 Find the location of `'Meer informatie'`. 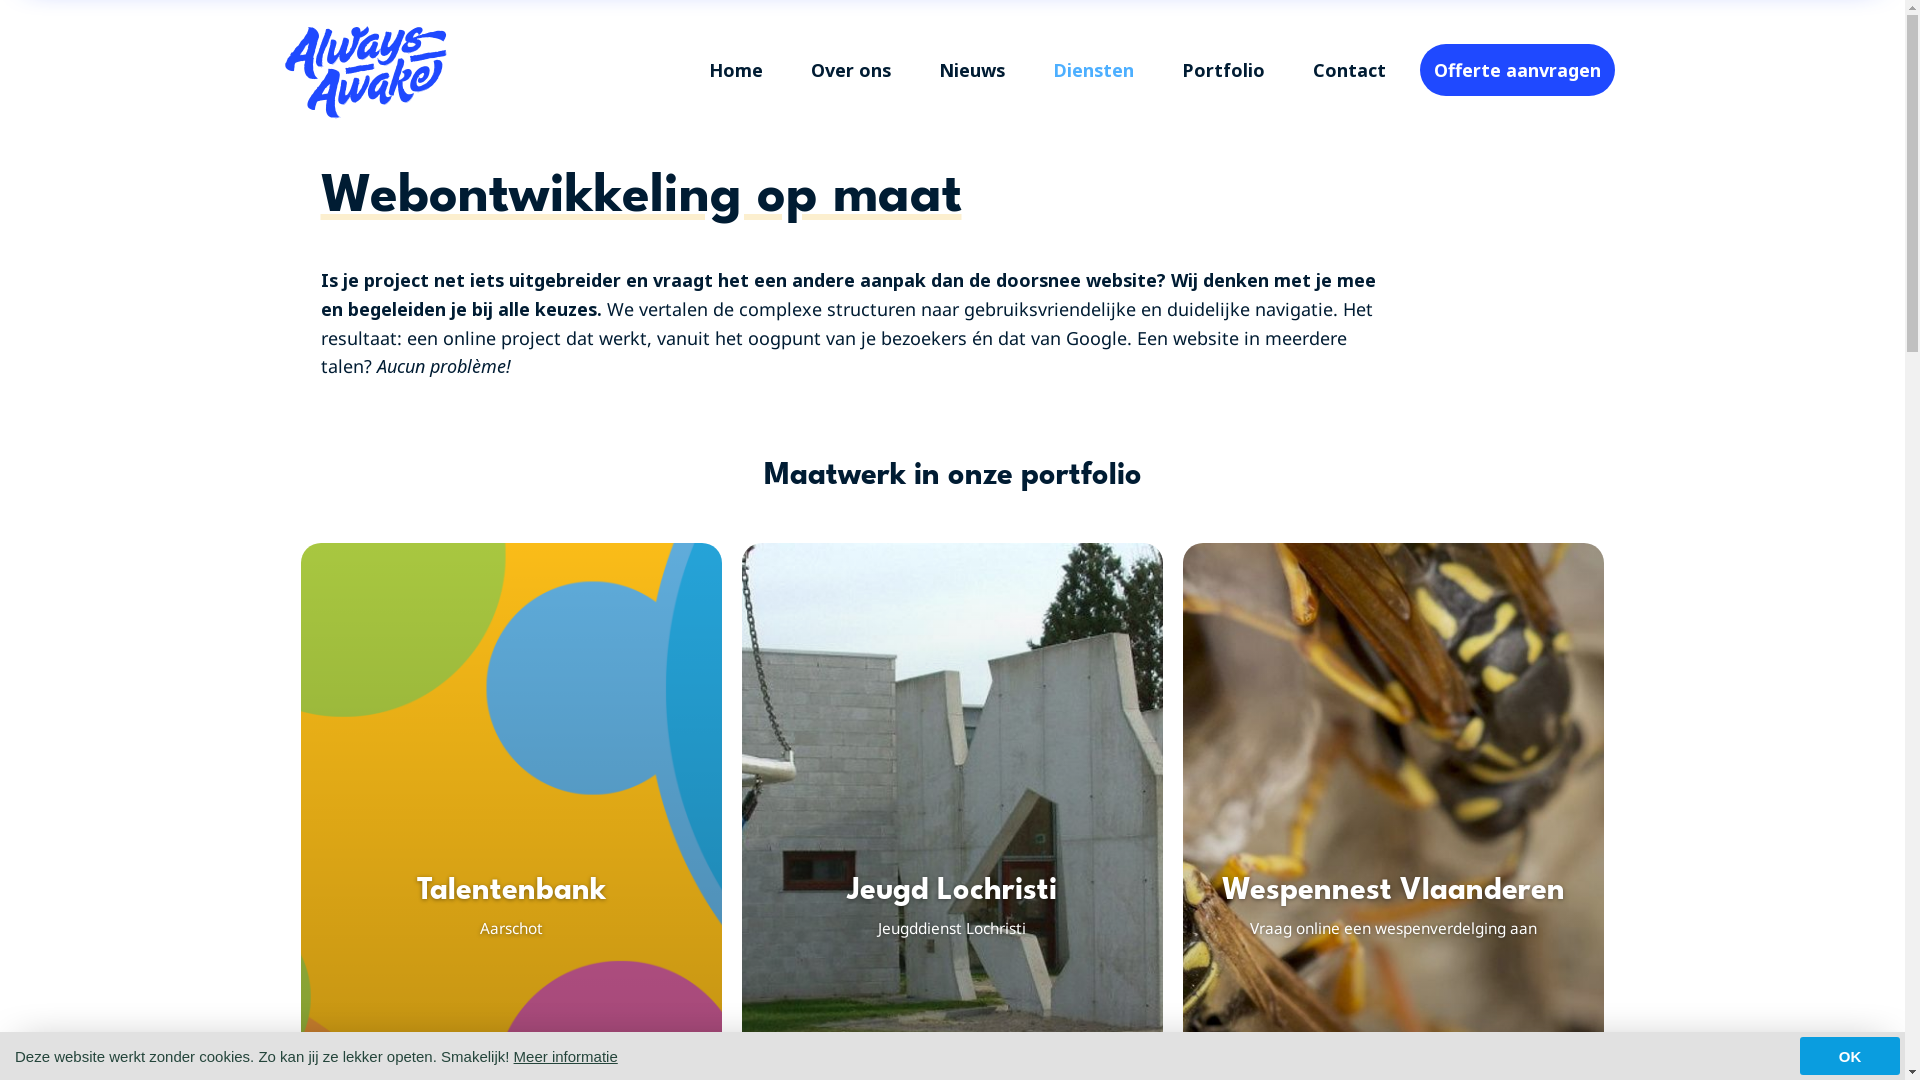

'Meer informatie' is located at coordinates (565, 1055).